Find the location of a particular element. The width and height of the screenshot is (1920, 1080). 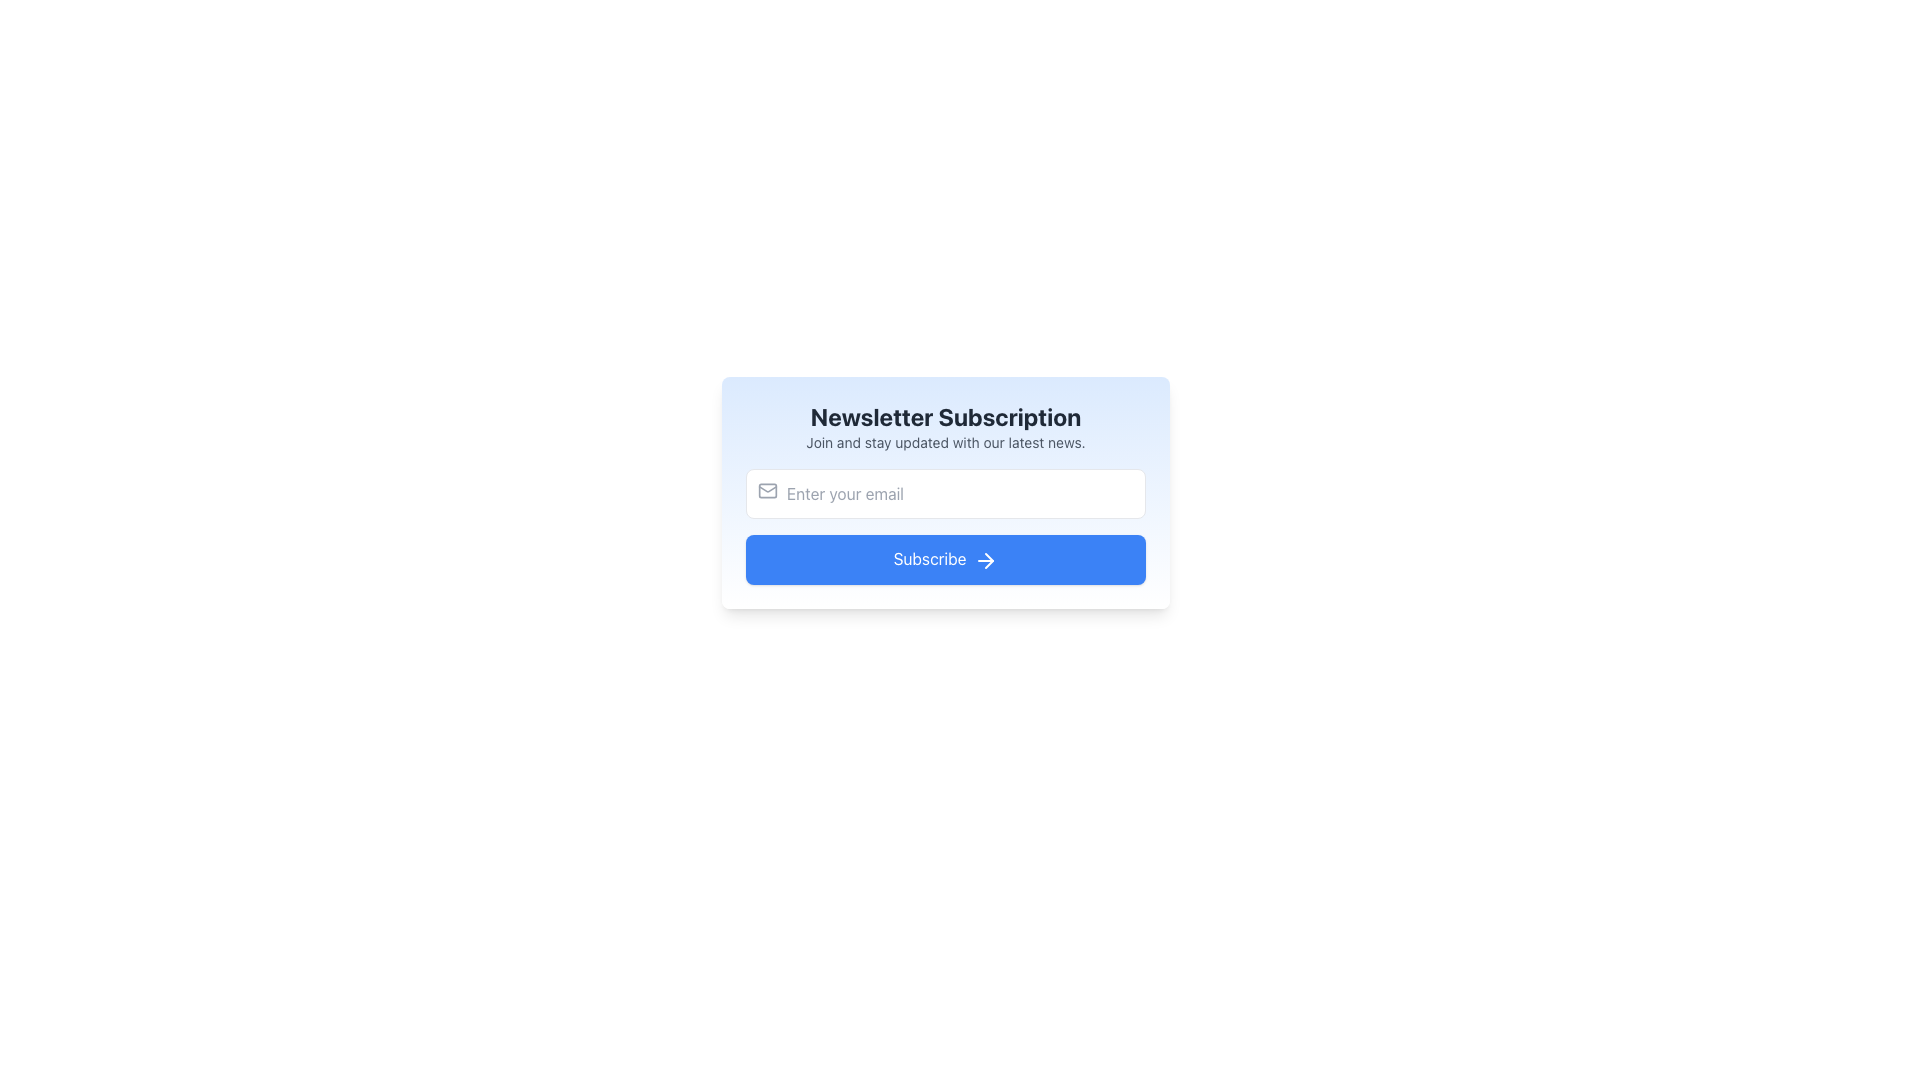

the static text element displaying 'Newsletter Subscription' and its description 'Join and stay updated with our latest news.' is located at coordinates (944, 426).